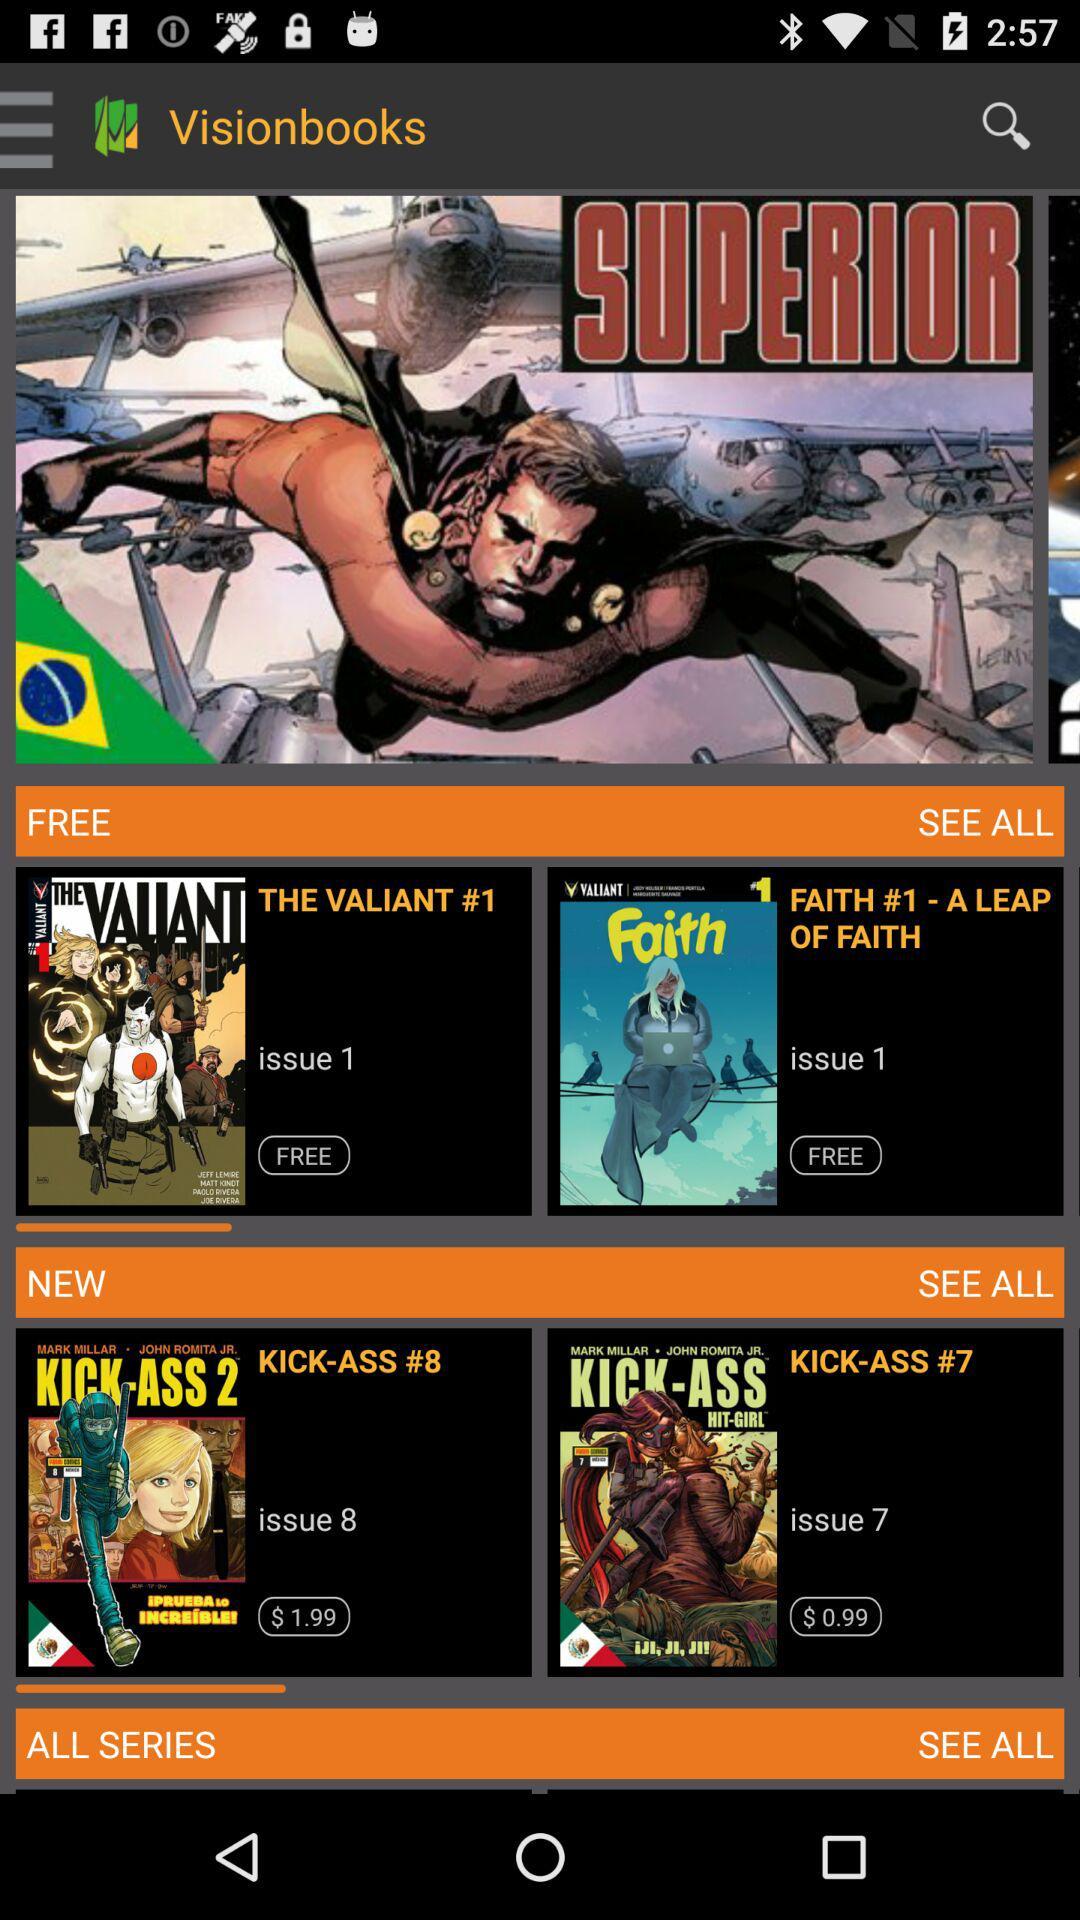 The width and height of the screenshot is (1080, 1920). What do you see at coordinates (985, 821) in the screenshot?
I see `the button right to free` at bounding box center [985, 821].